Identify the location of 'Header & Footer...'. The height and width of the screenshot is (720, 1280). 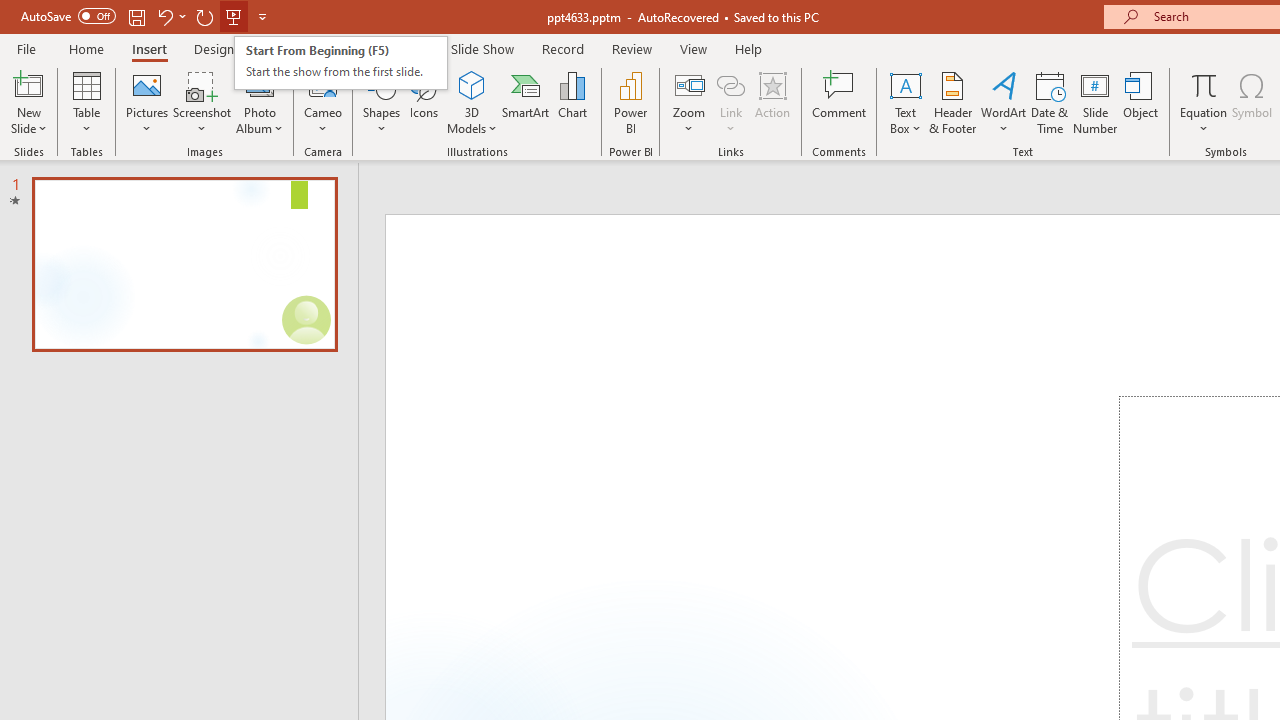
(951, 103).